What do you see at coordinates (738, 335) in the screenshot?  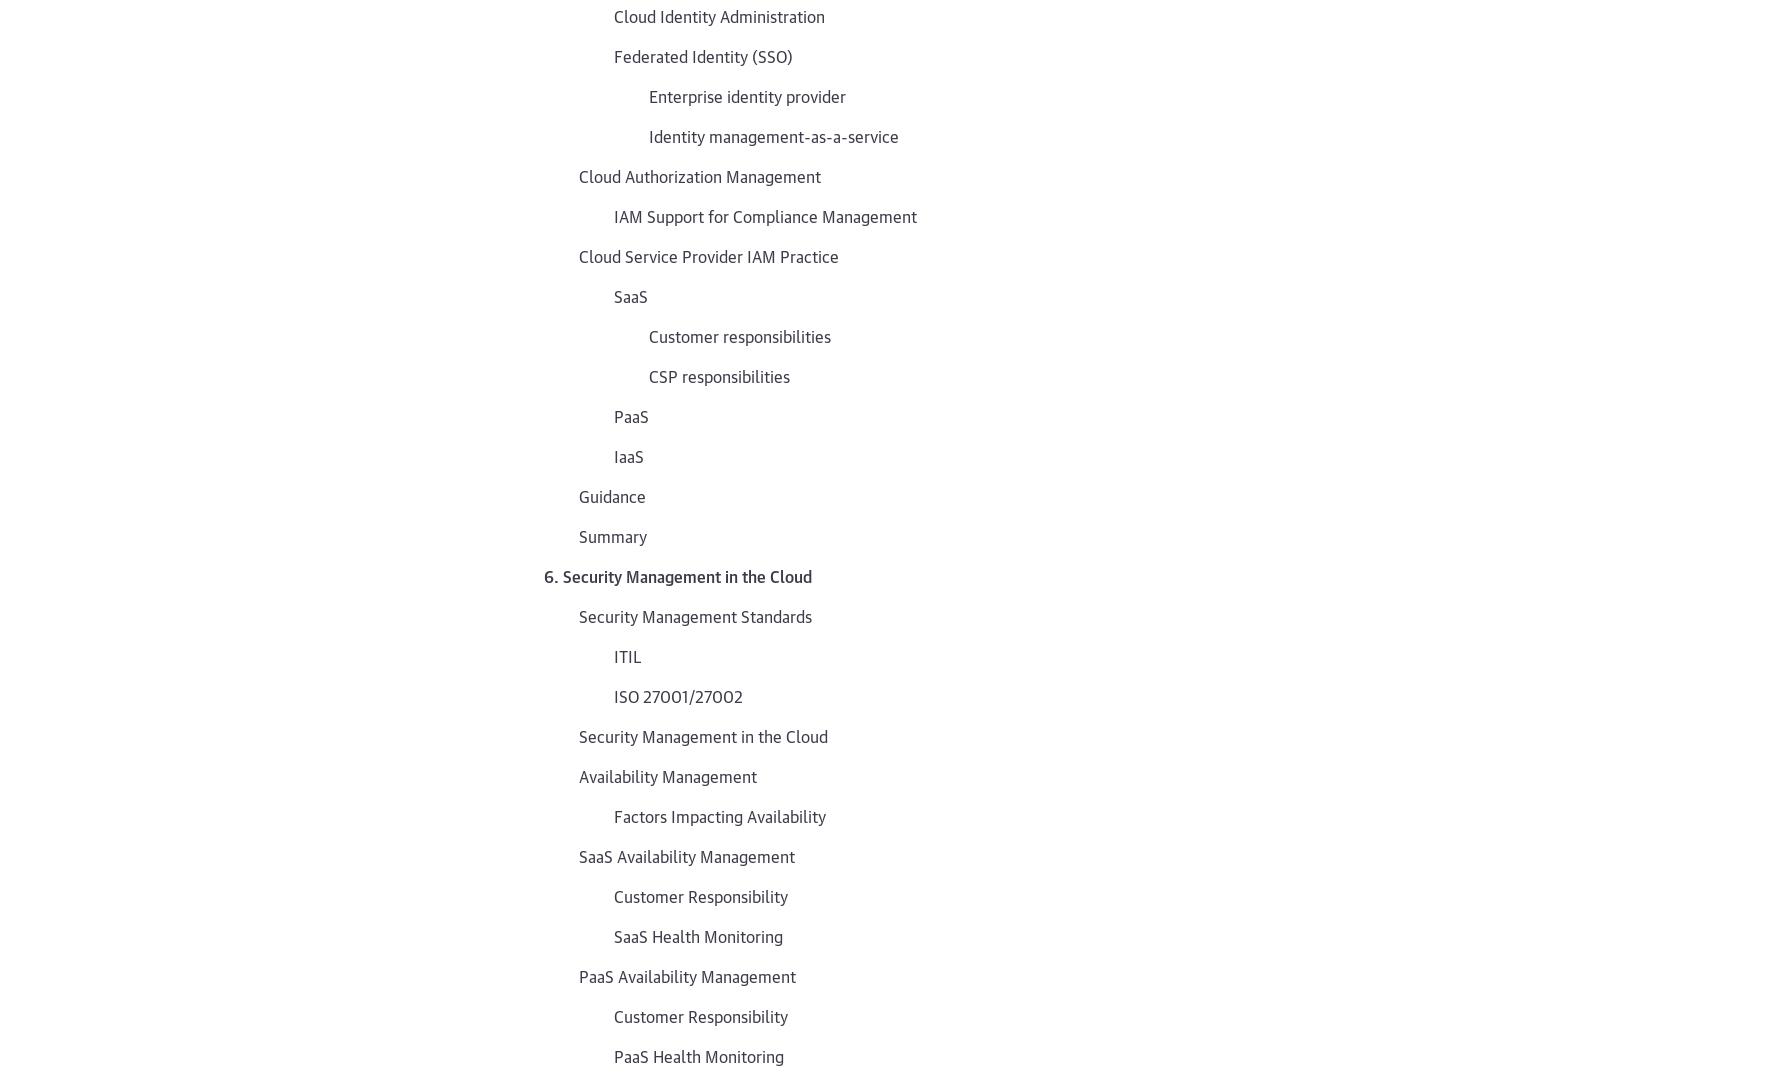 I see `'Customer responsibilities'` at bounding box center [738, 335].